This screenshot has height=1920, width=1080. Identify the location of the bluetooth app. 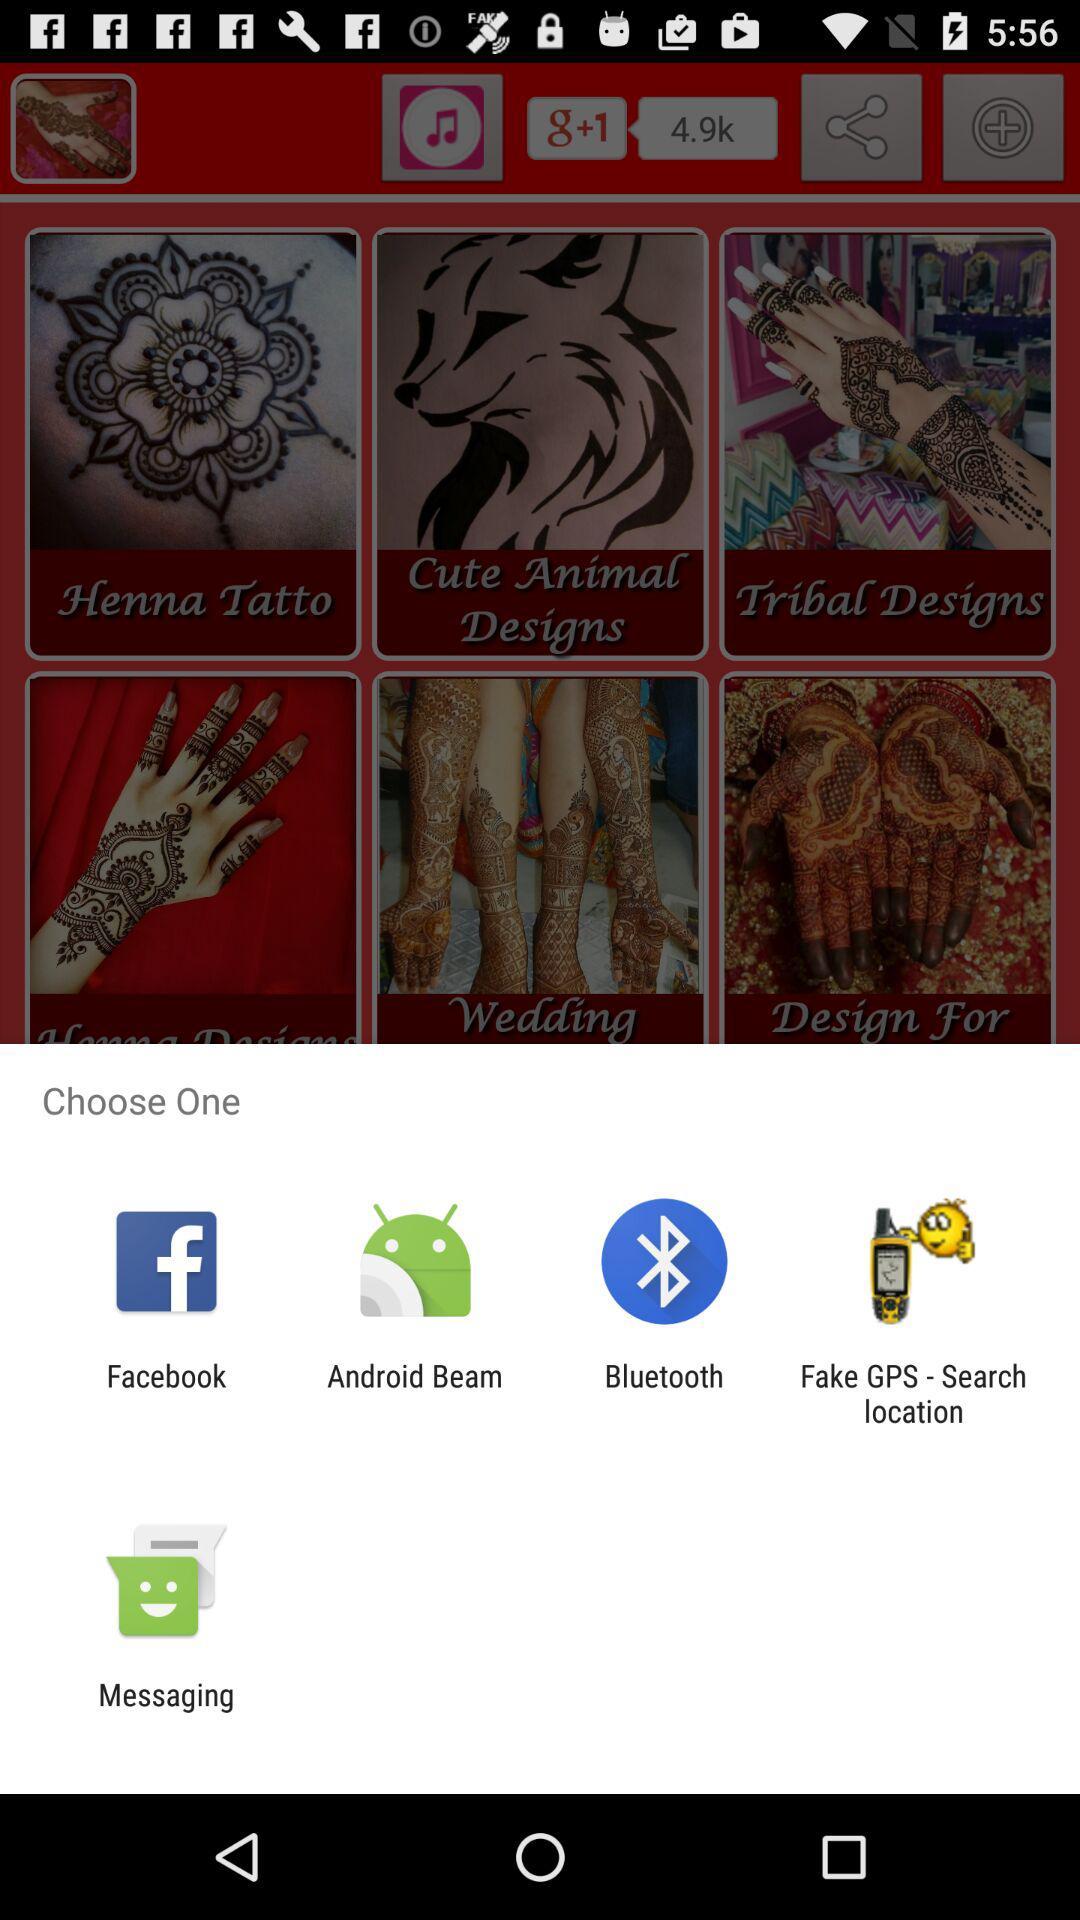
(664, 1392).